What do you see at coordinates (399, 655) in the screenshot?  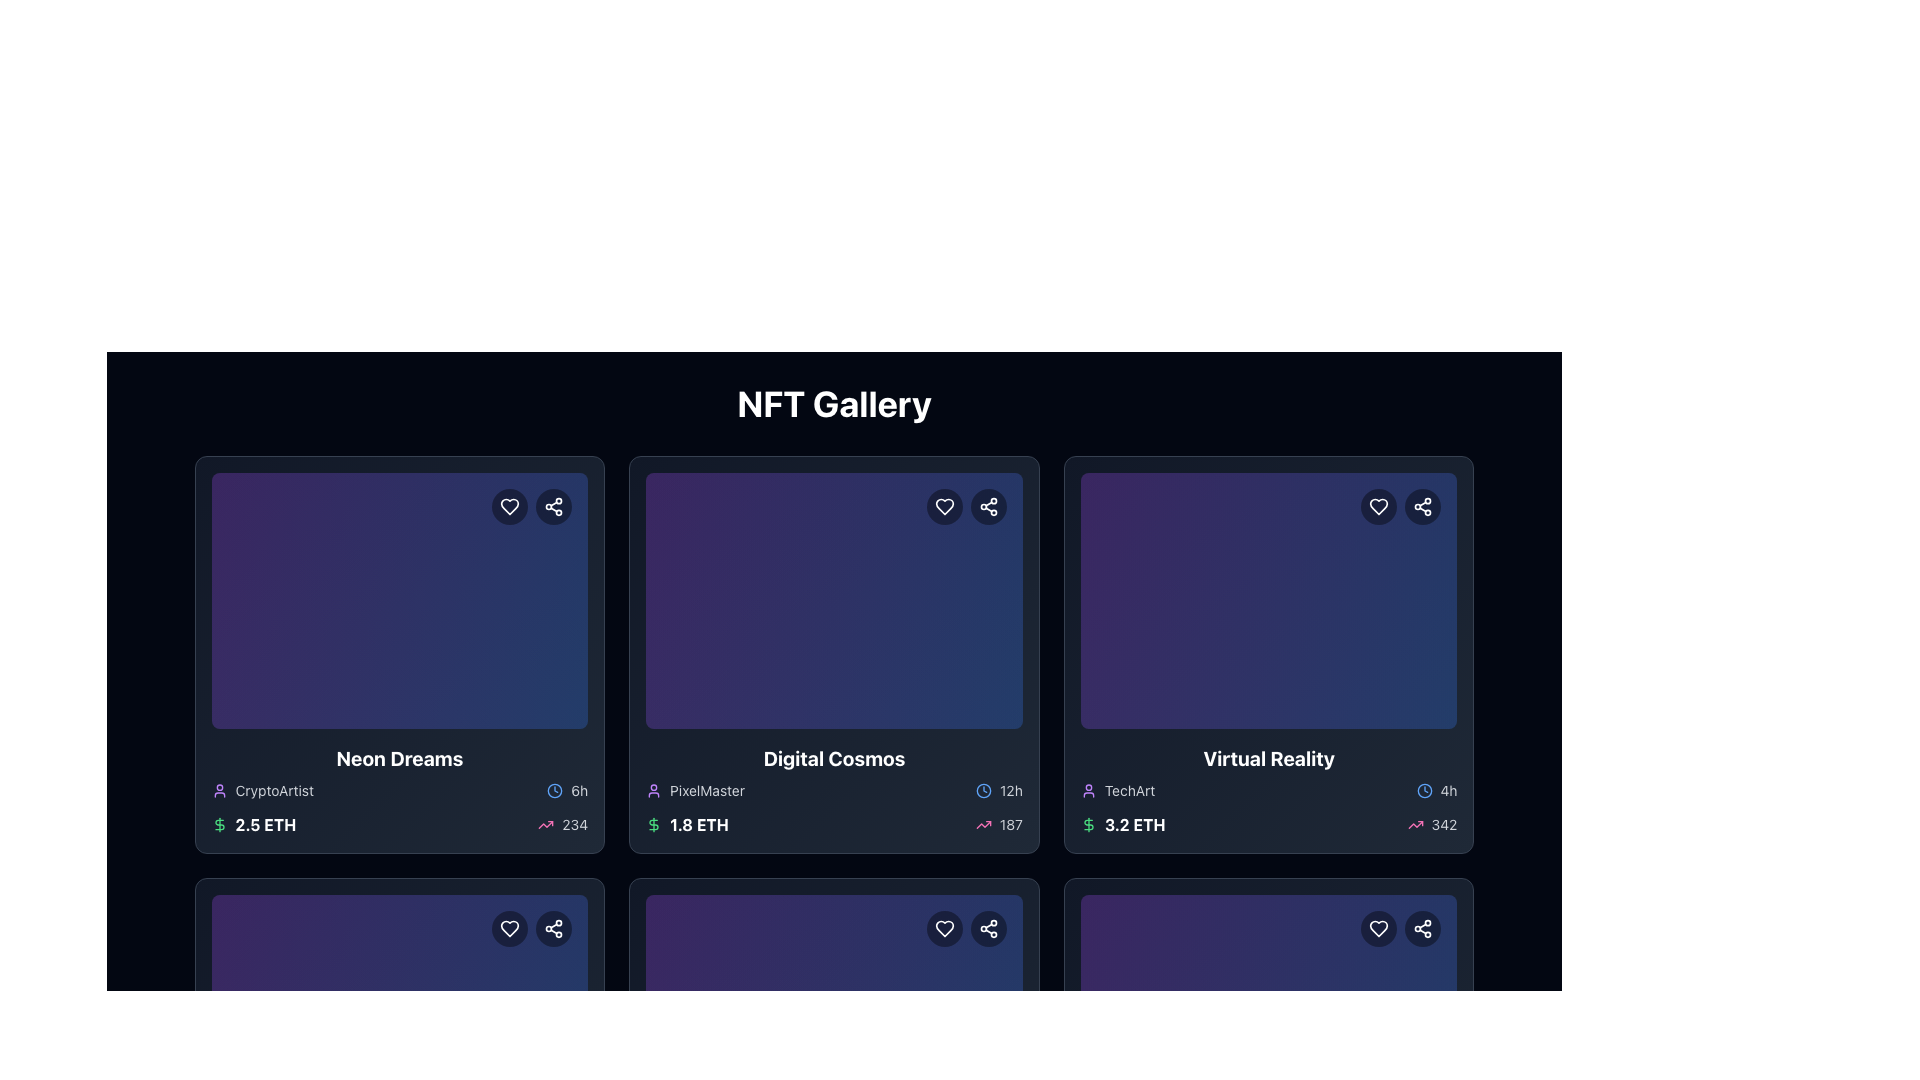 I see `the leftmost card in the first row of the gallery catalog, which displays details like title, artist, price, and duration` at bounding box center [399, 655].